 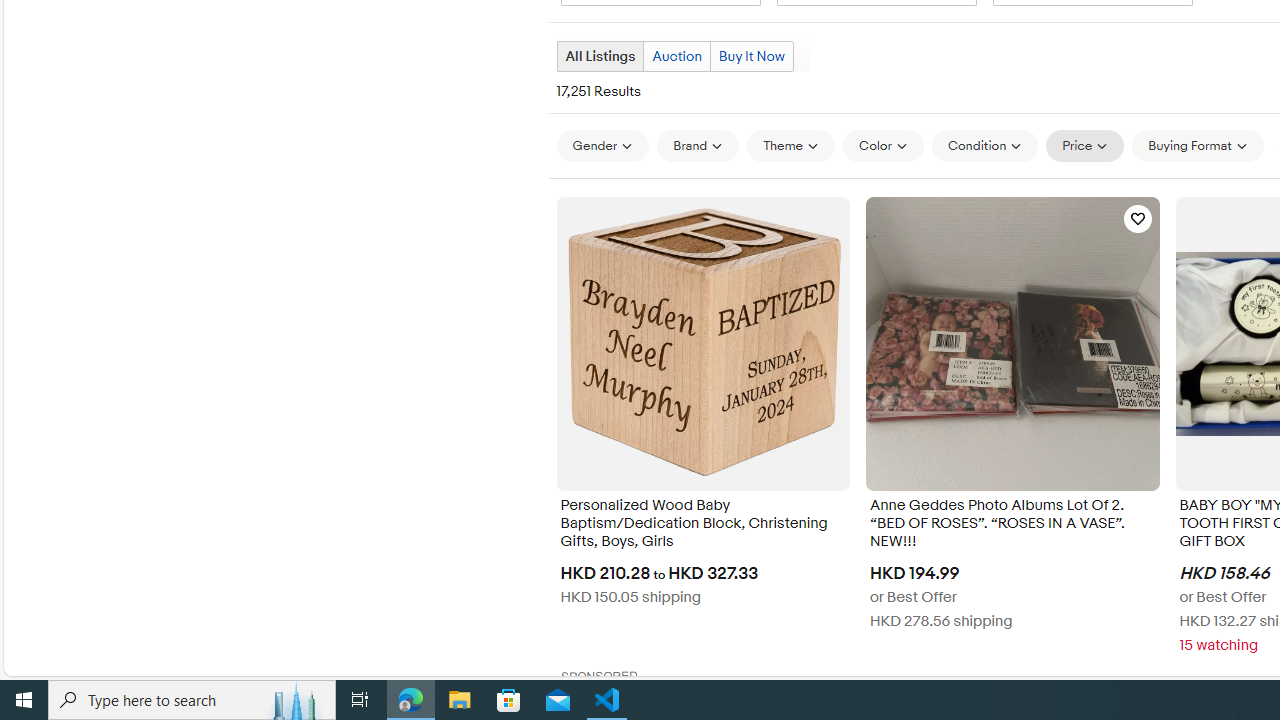 I want to click on 'All Listings', so click(x=598, y=55).